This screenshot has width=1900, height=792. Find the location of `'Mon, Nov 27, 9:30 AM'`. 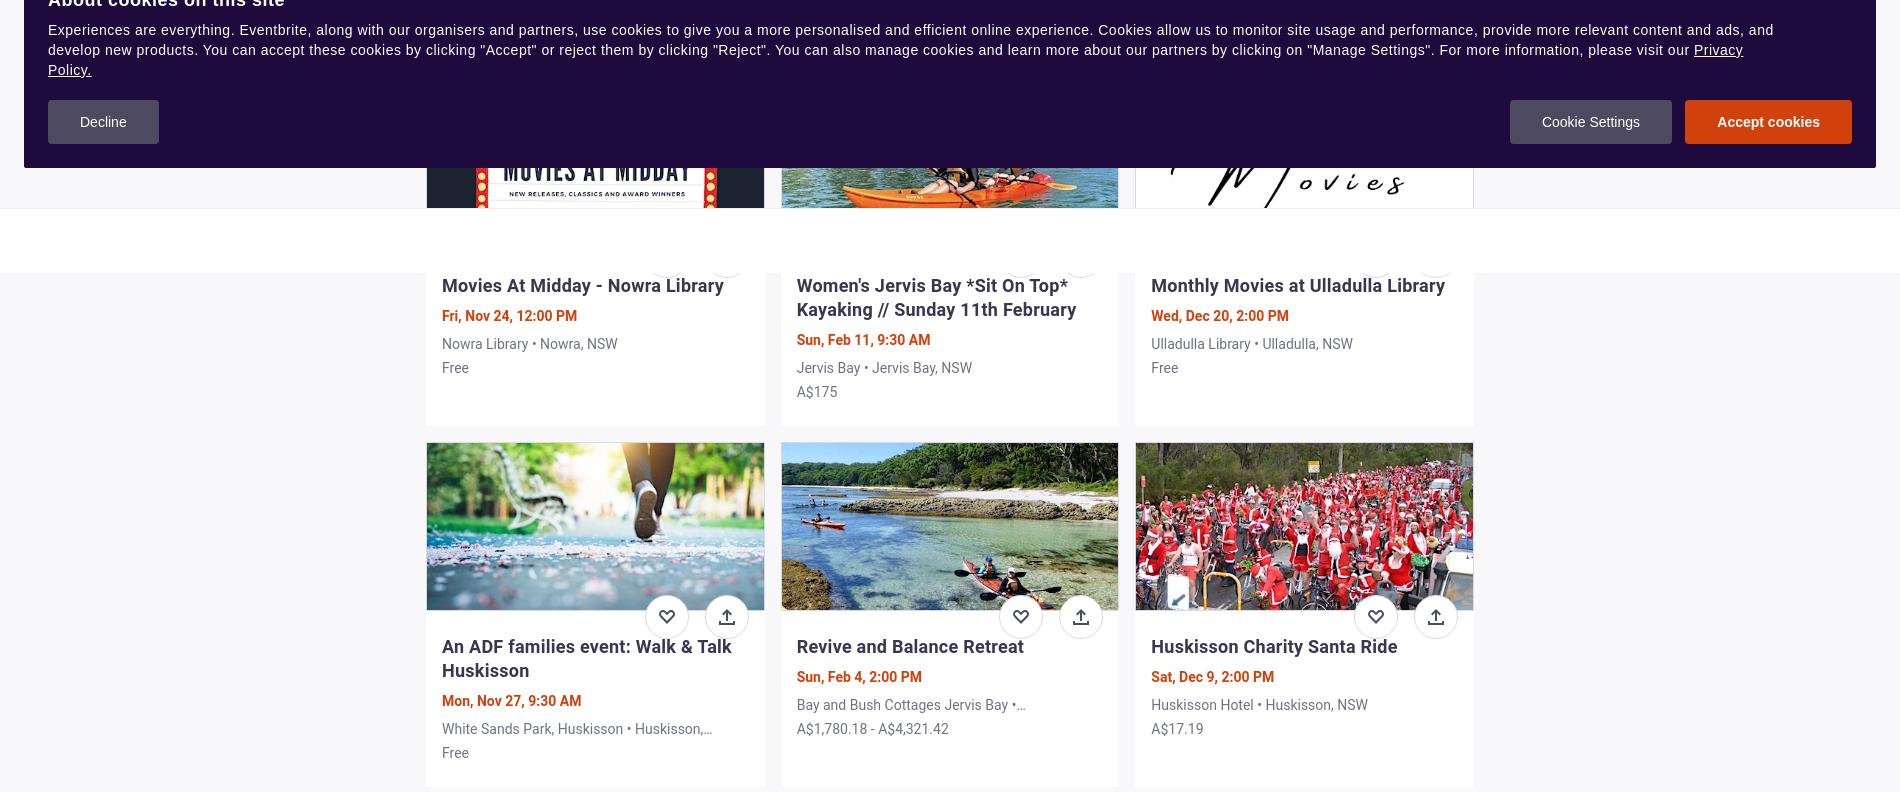

'Mon, Nov 27, 9:30 AM' is located at coordinates (511, 698).